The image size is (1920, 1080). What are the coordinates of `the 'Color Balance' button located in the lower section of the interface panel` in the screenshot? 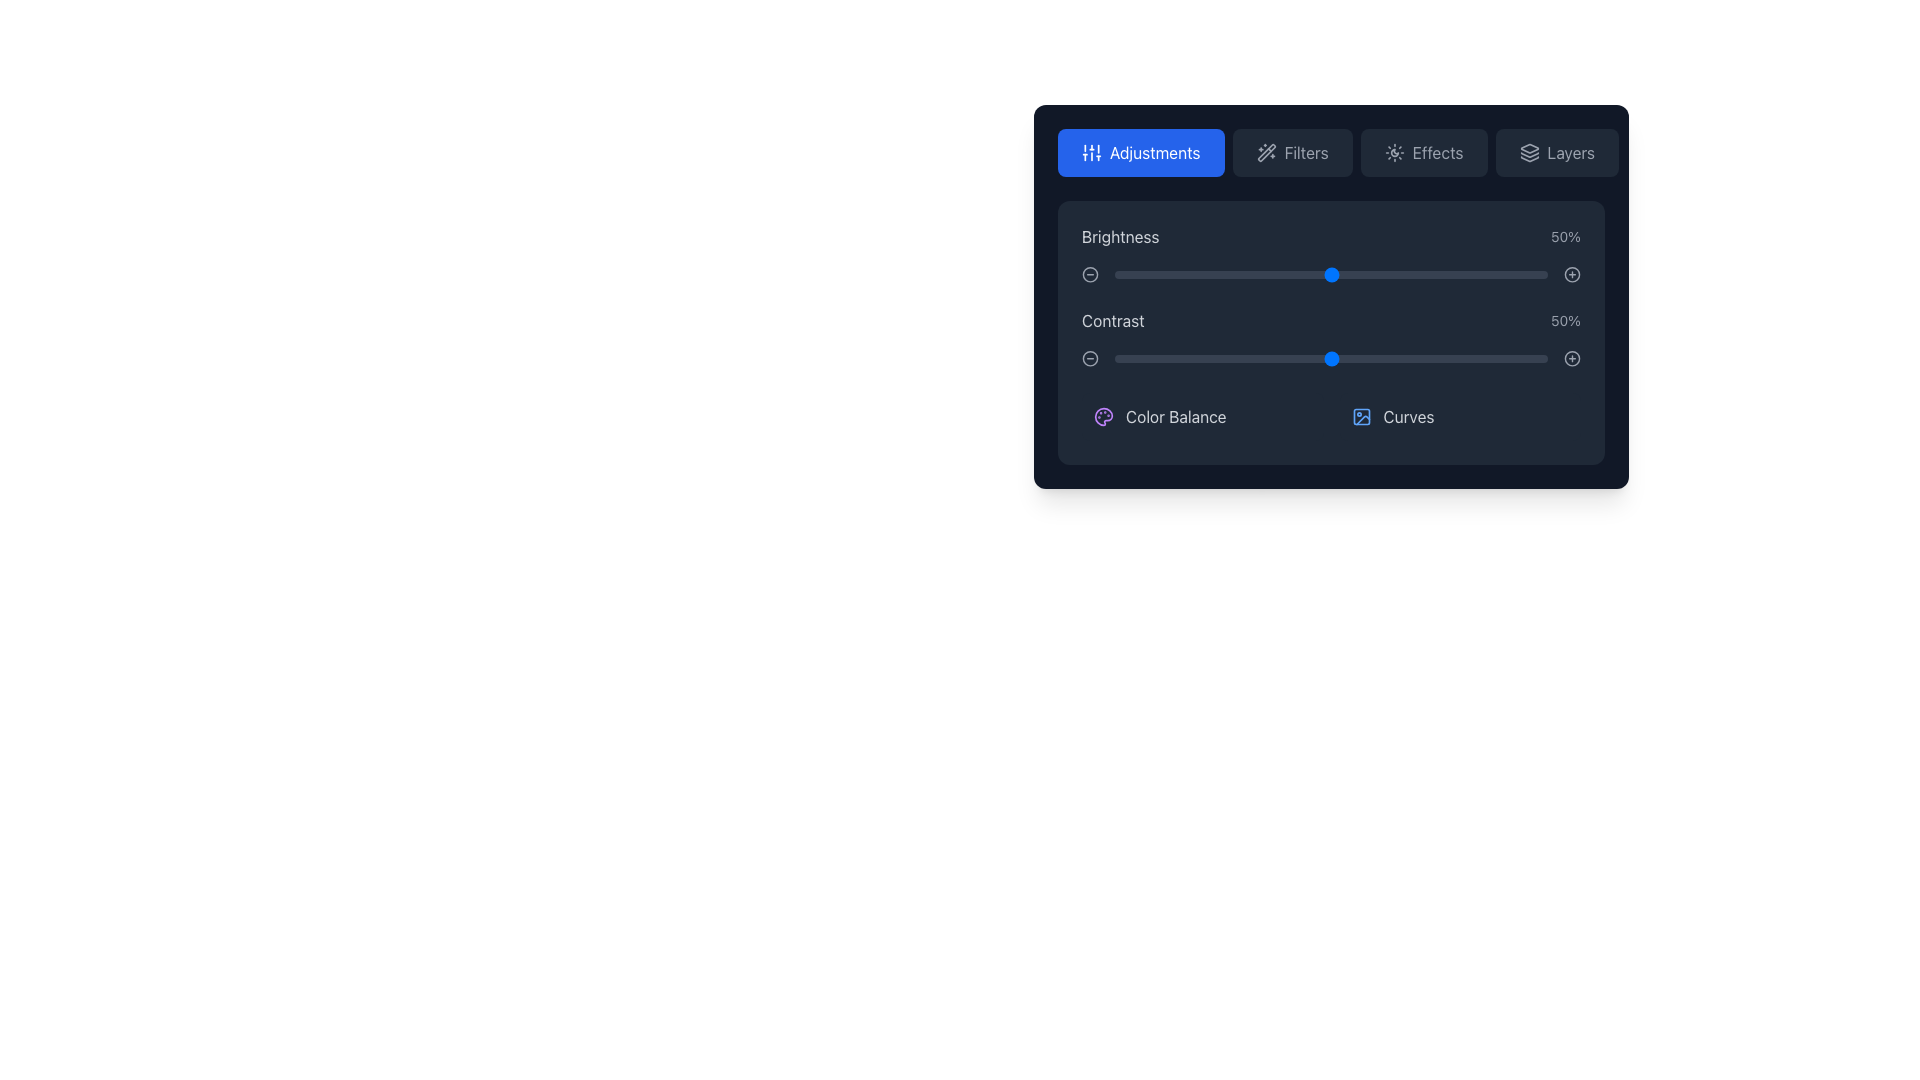 It's located at (1201, 415).